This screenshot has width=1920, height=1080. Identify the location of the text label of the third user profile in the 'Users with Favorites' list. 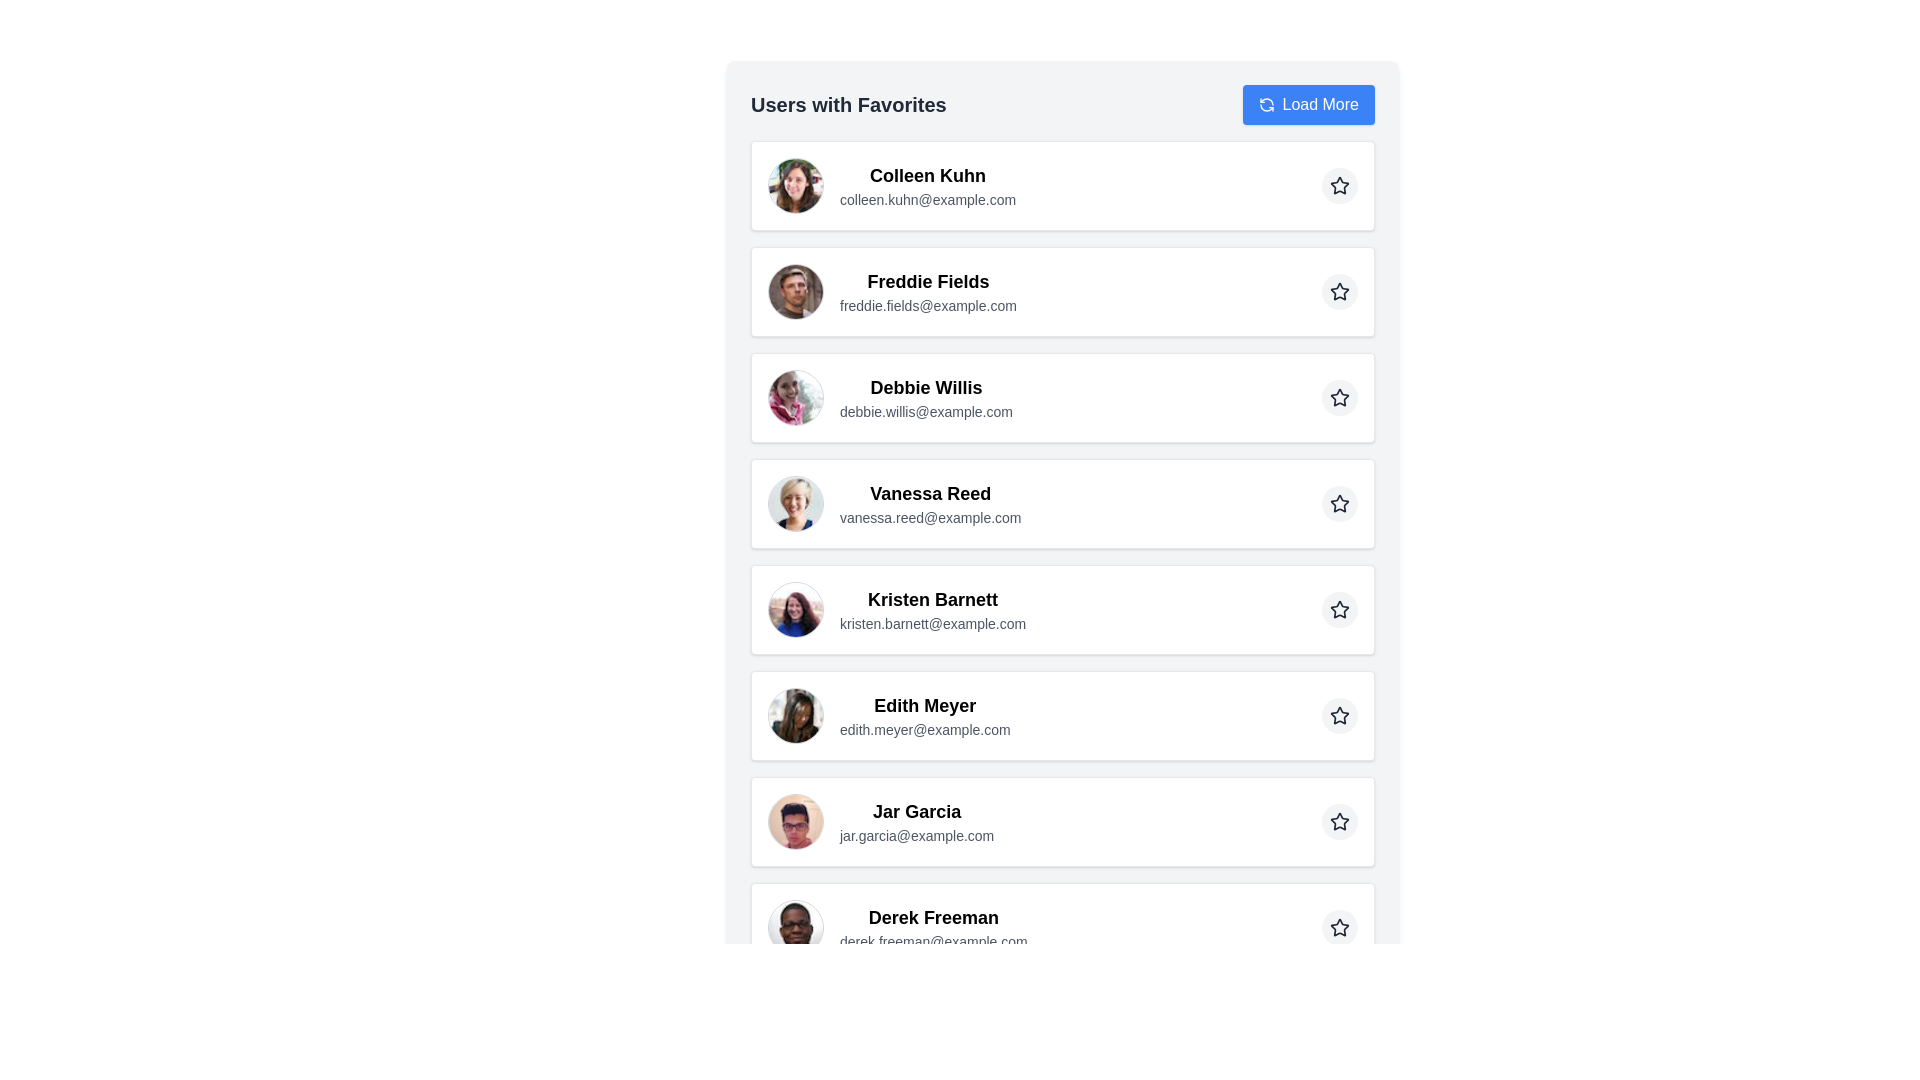
(889, 397).